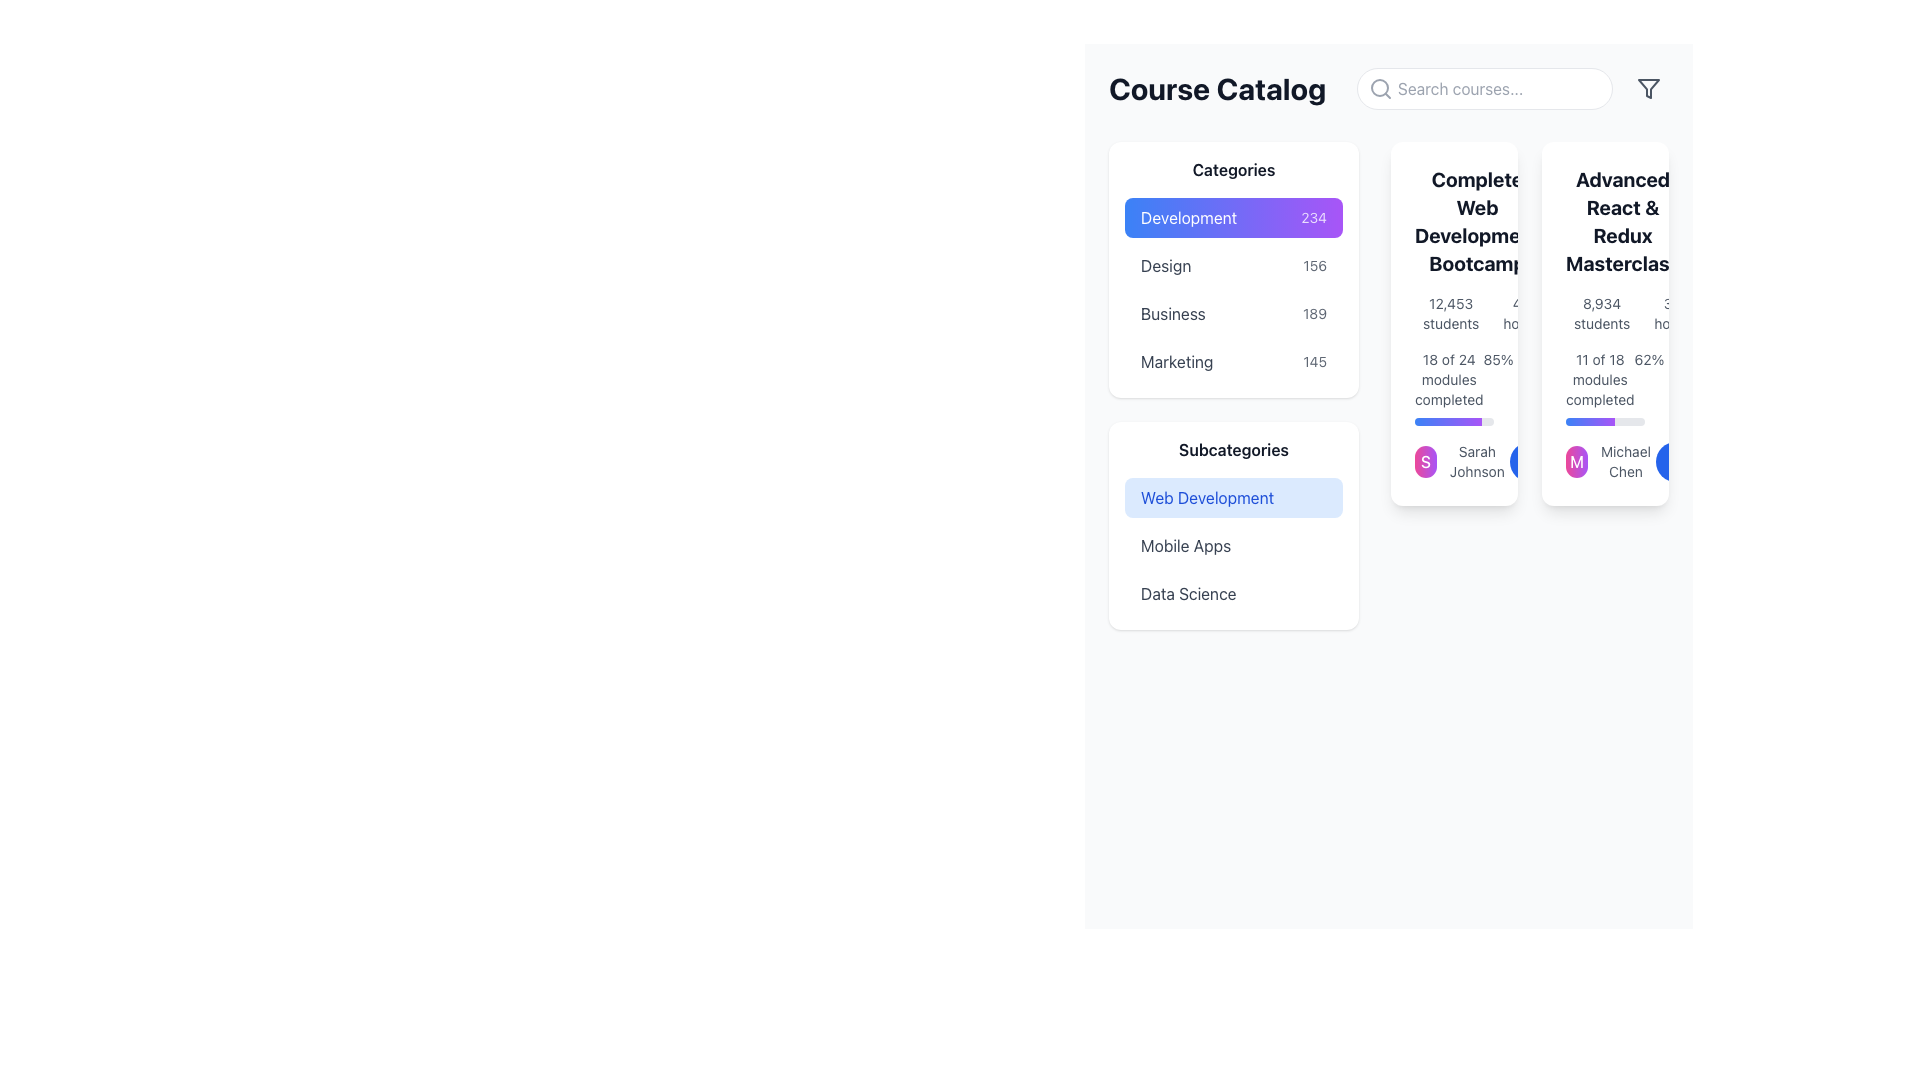 The image size is (1920, 1080). I want to click on the 'Development' category selector button located at the top left section of the interface to trigger visual feedback, so click(1232, 218).